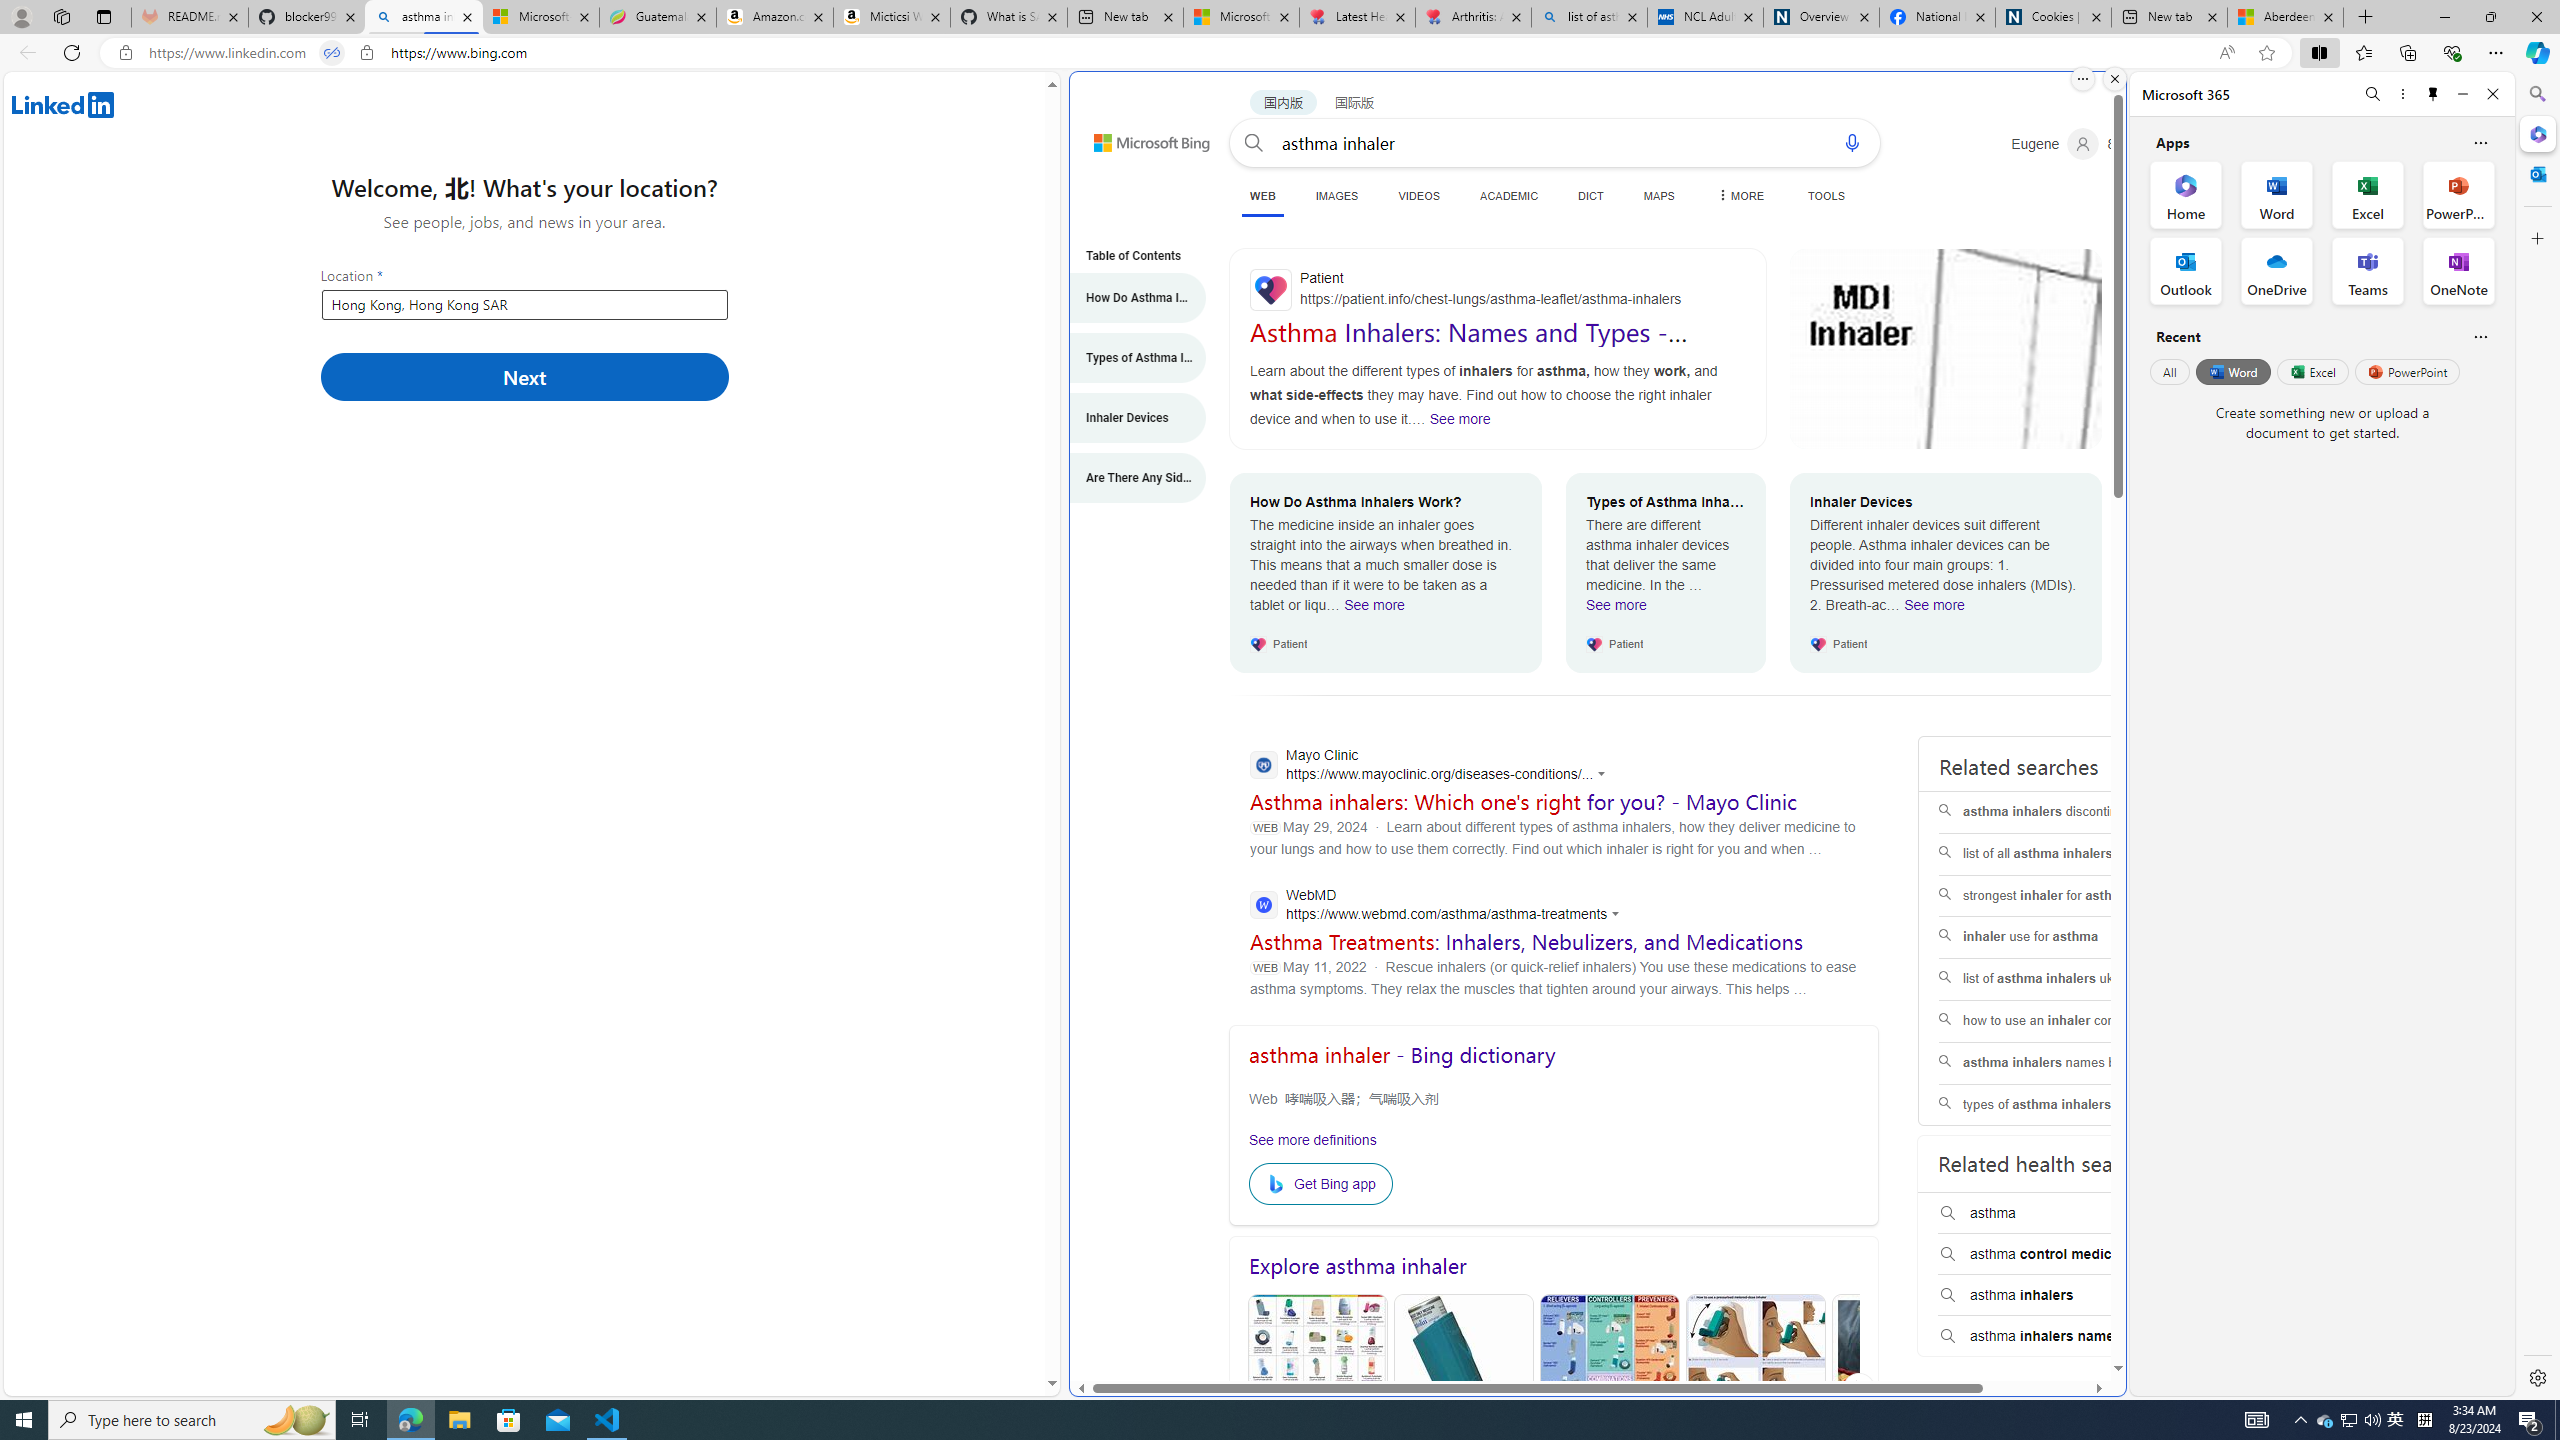 This screenshot has width=2560, height=1440. I want to click on 'TOOLS', so click(1826, 195).